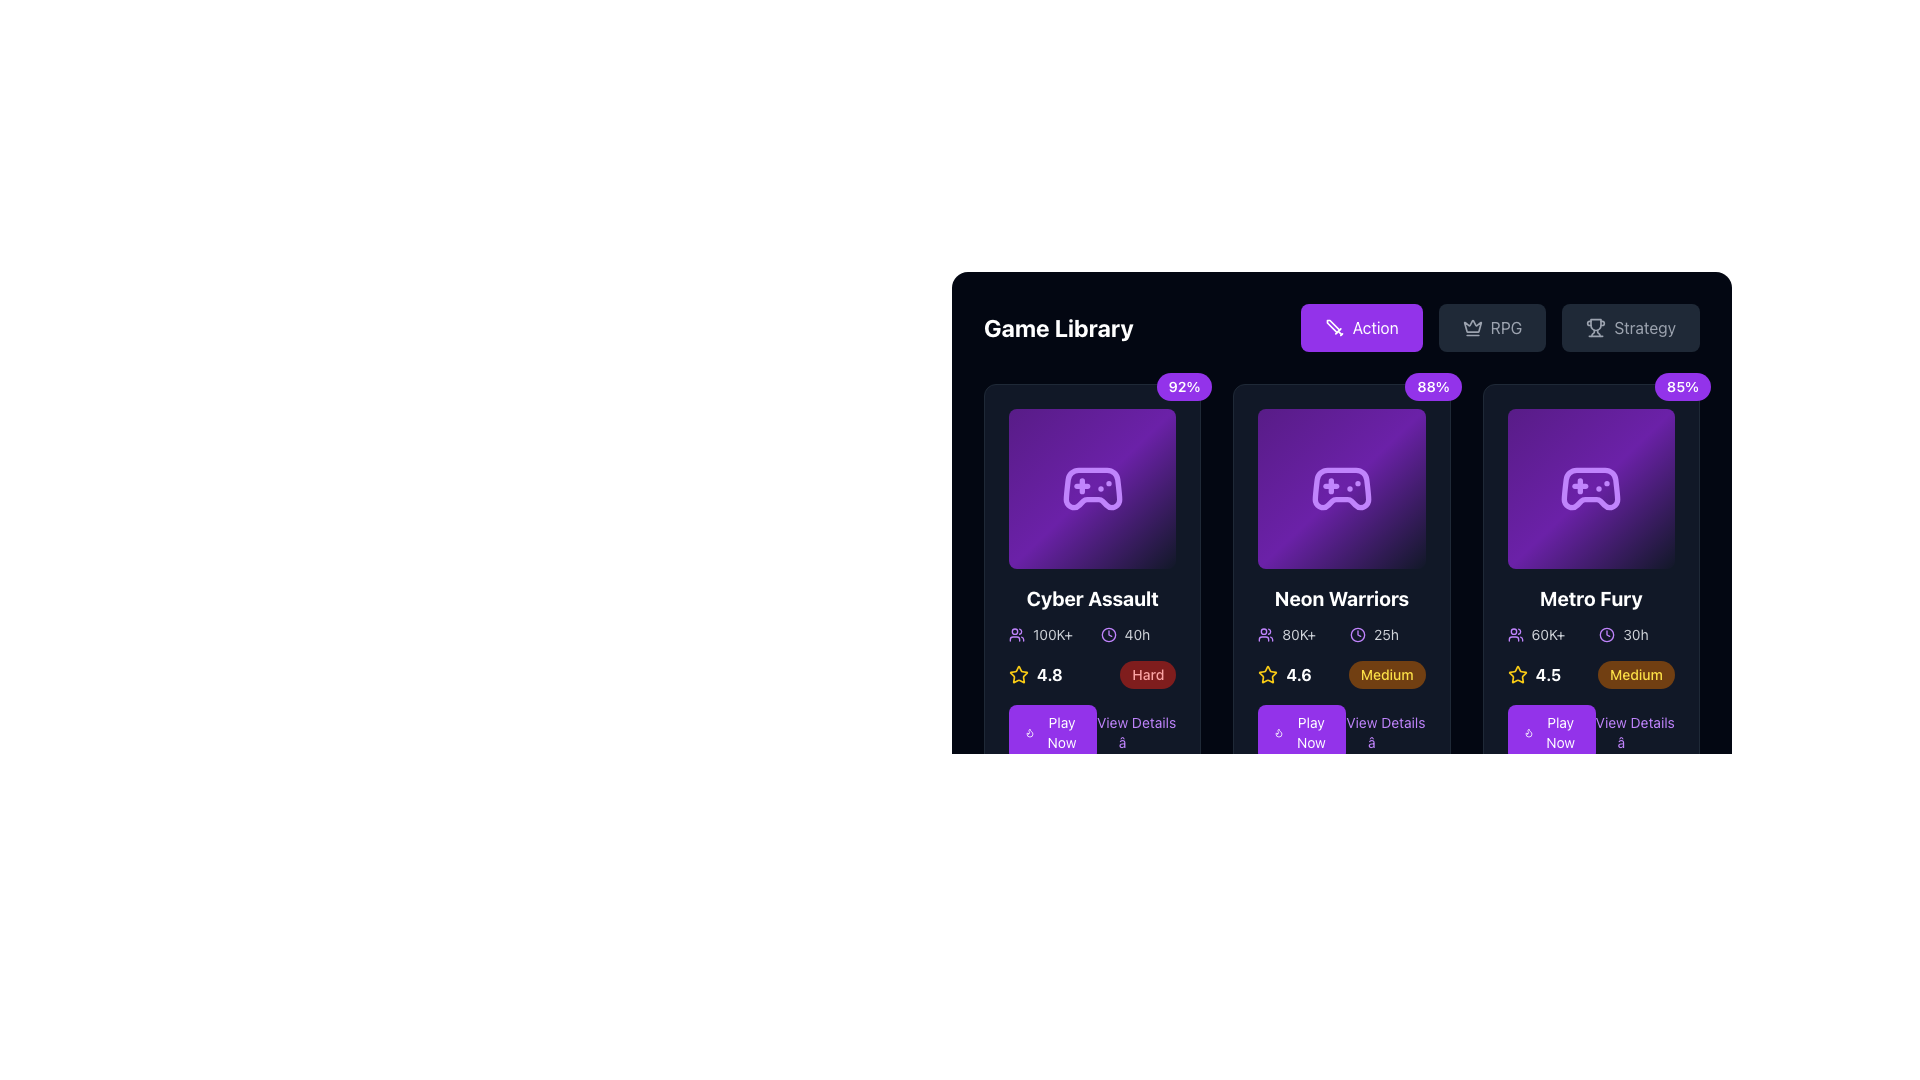 The image size is (1920, 1080). What do you see at coordinates (1340, 489) in the screenshot?
I see `the interactive game tile with a gradient background and a gamepad icon at the center` at bounding box center [1340, 489].